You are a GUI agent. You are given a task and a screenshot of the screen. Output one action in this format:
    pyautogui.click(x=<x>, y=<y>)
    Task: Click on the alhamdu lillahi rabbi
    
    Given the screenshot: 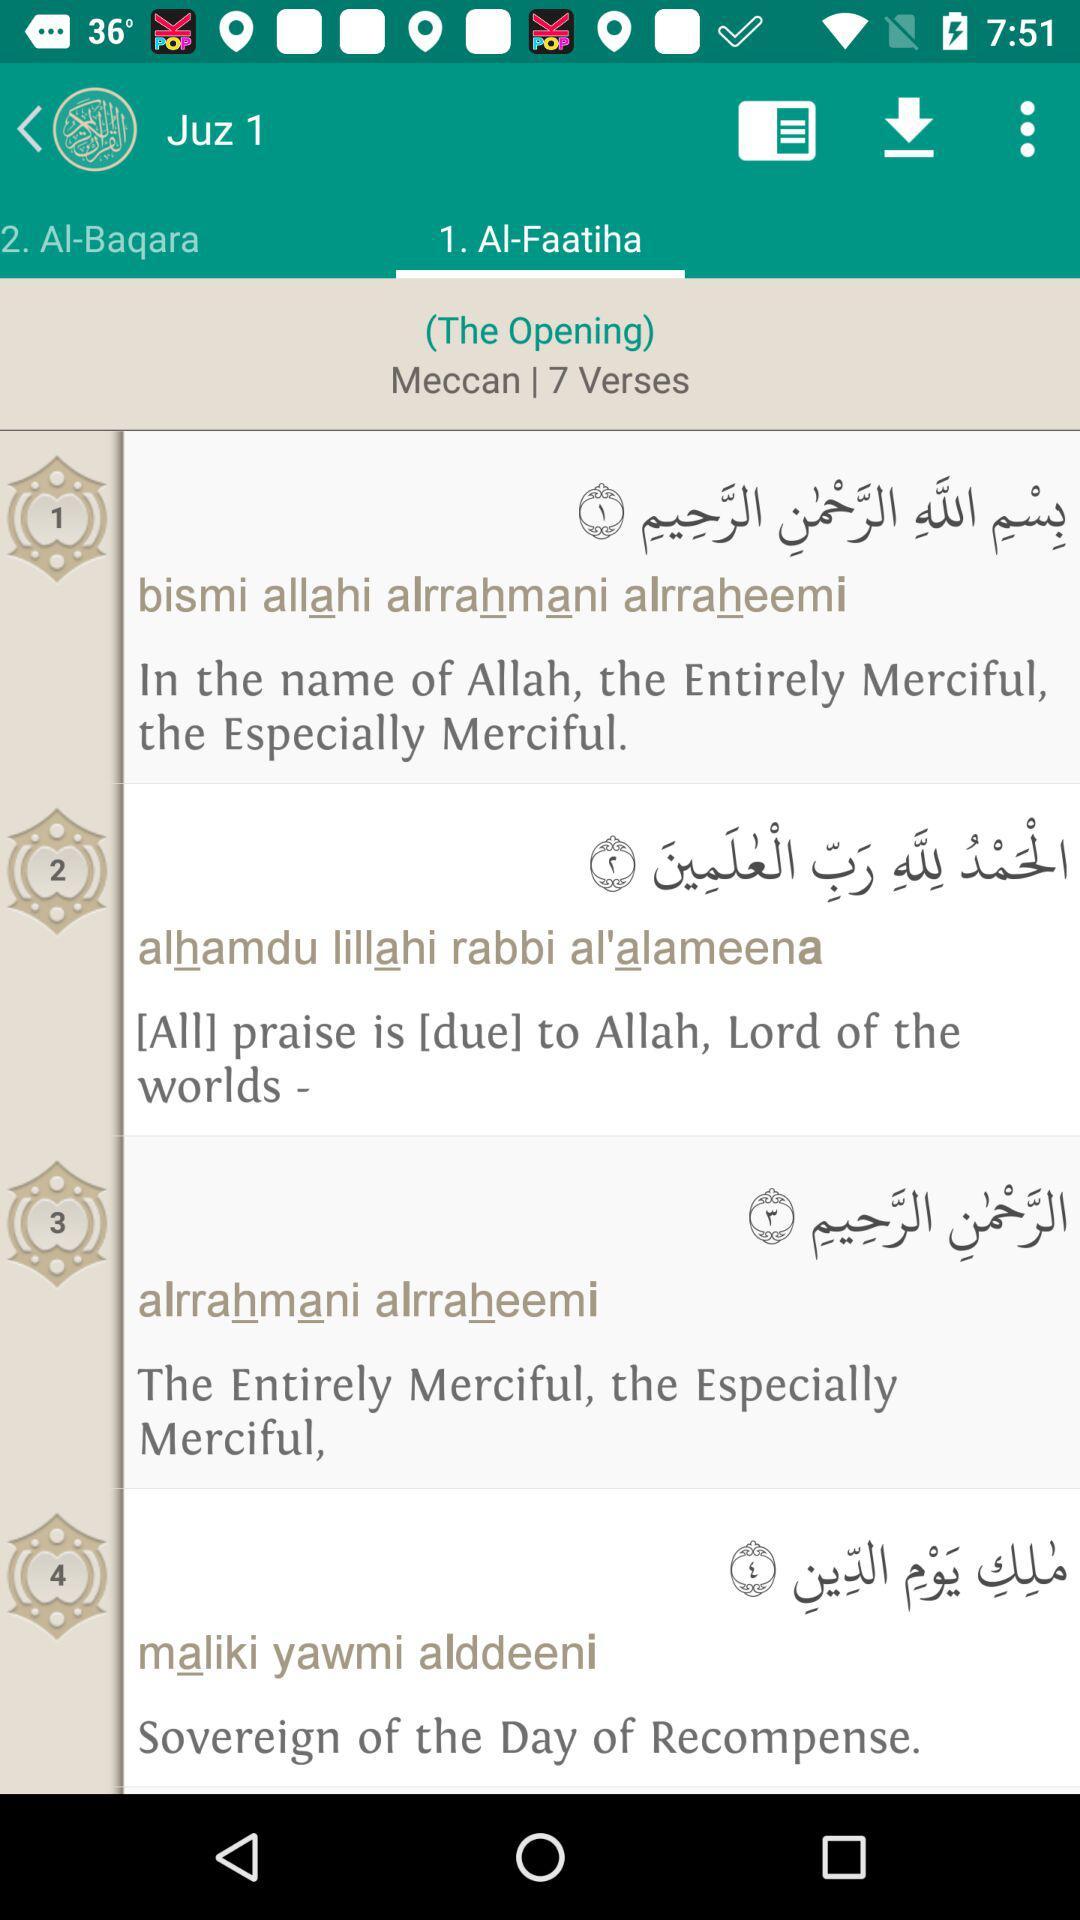 What is the action you would take?
    pyautogui.click(x=600, y=946)
    